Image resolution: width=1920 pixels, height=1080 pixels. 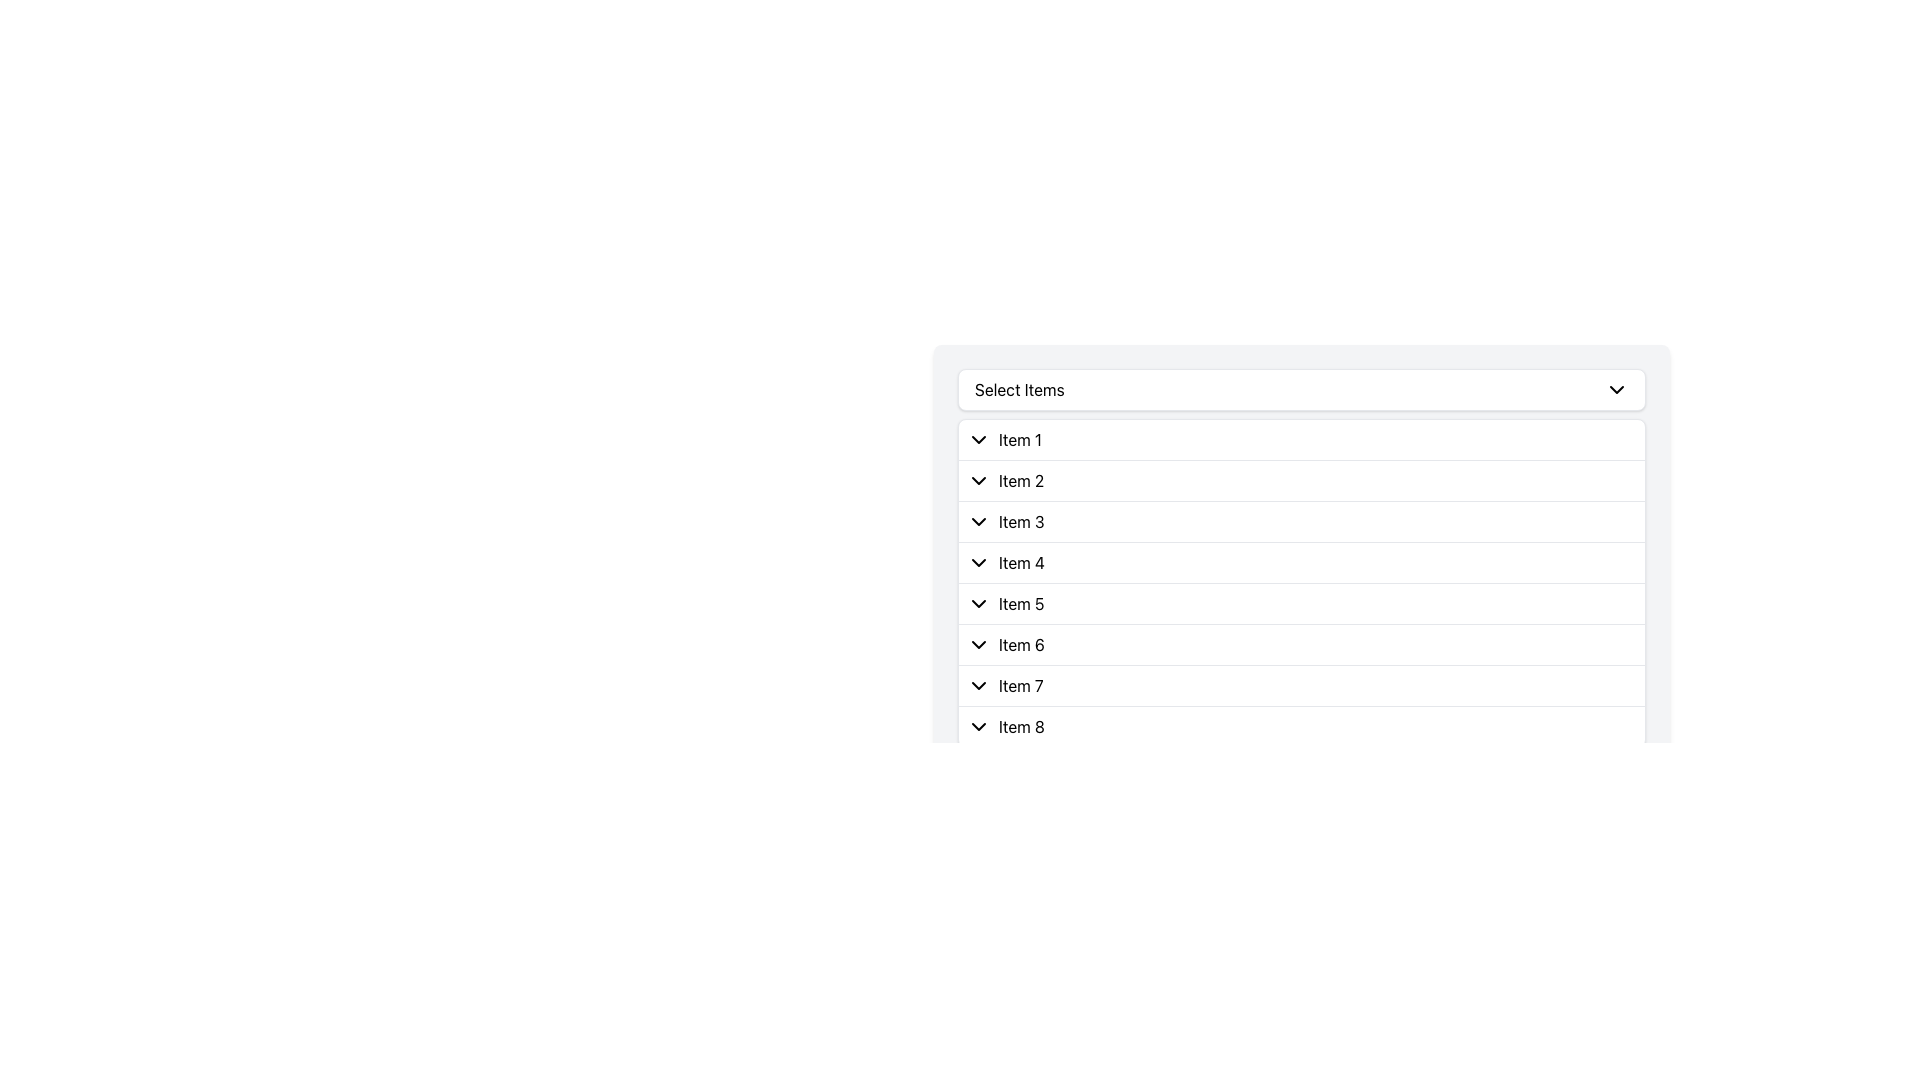 I want to click on the List item labeled 'Item 6' with a collapsible chevron, which is styled with a light background and contains a downward chevron icon, so click(x=1005, y=644).